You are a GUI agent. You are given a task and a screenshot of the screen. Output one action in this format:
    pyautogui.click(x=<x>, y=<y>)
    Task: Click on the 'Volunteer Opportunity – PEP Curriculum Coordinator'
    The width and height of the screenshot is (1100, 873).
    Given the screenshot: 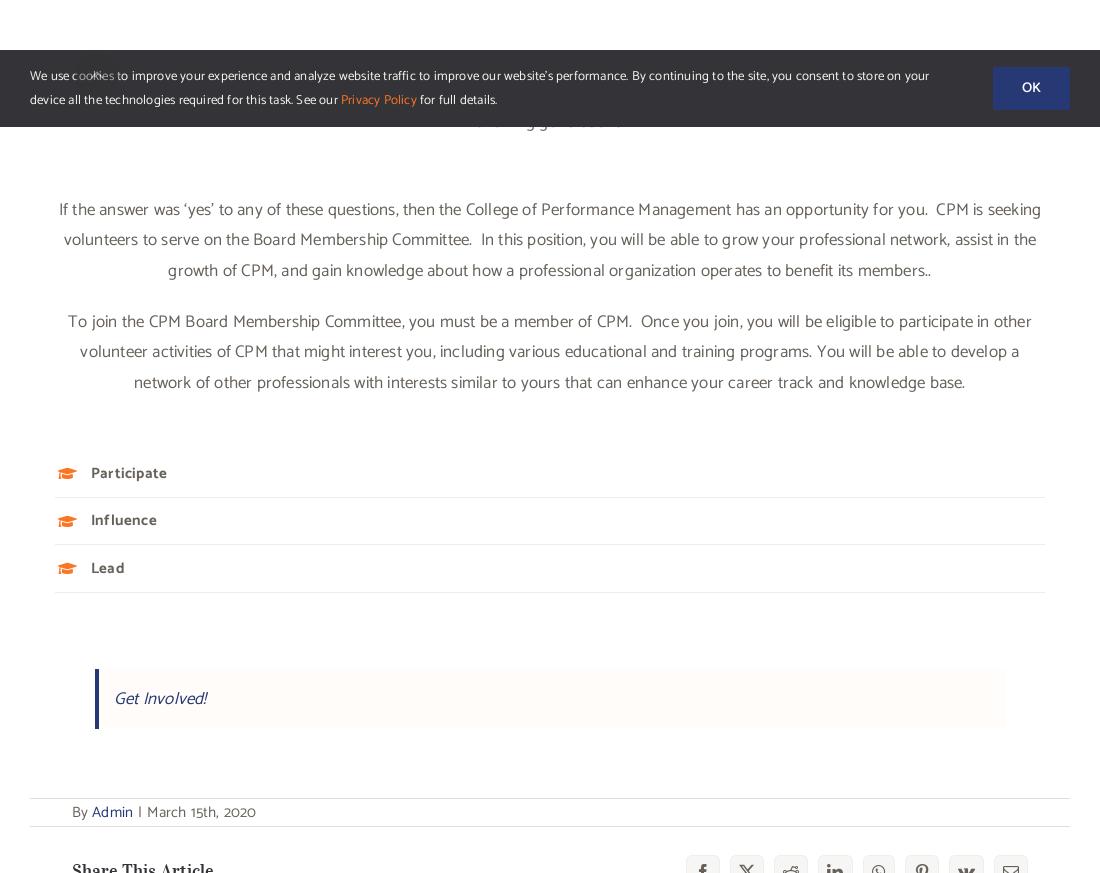 What is the action you would take?
    pyautogui.click(x=578, y=92)
    